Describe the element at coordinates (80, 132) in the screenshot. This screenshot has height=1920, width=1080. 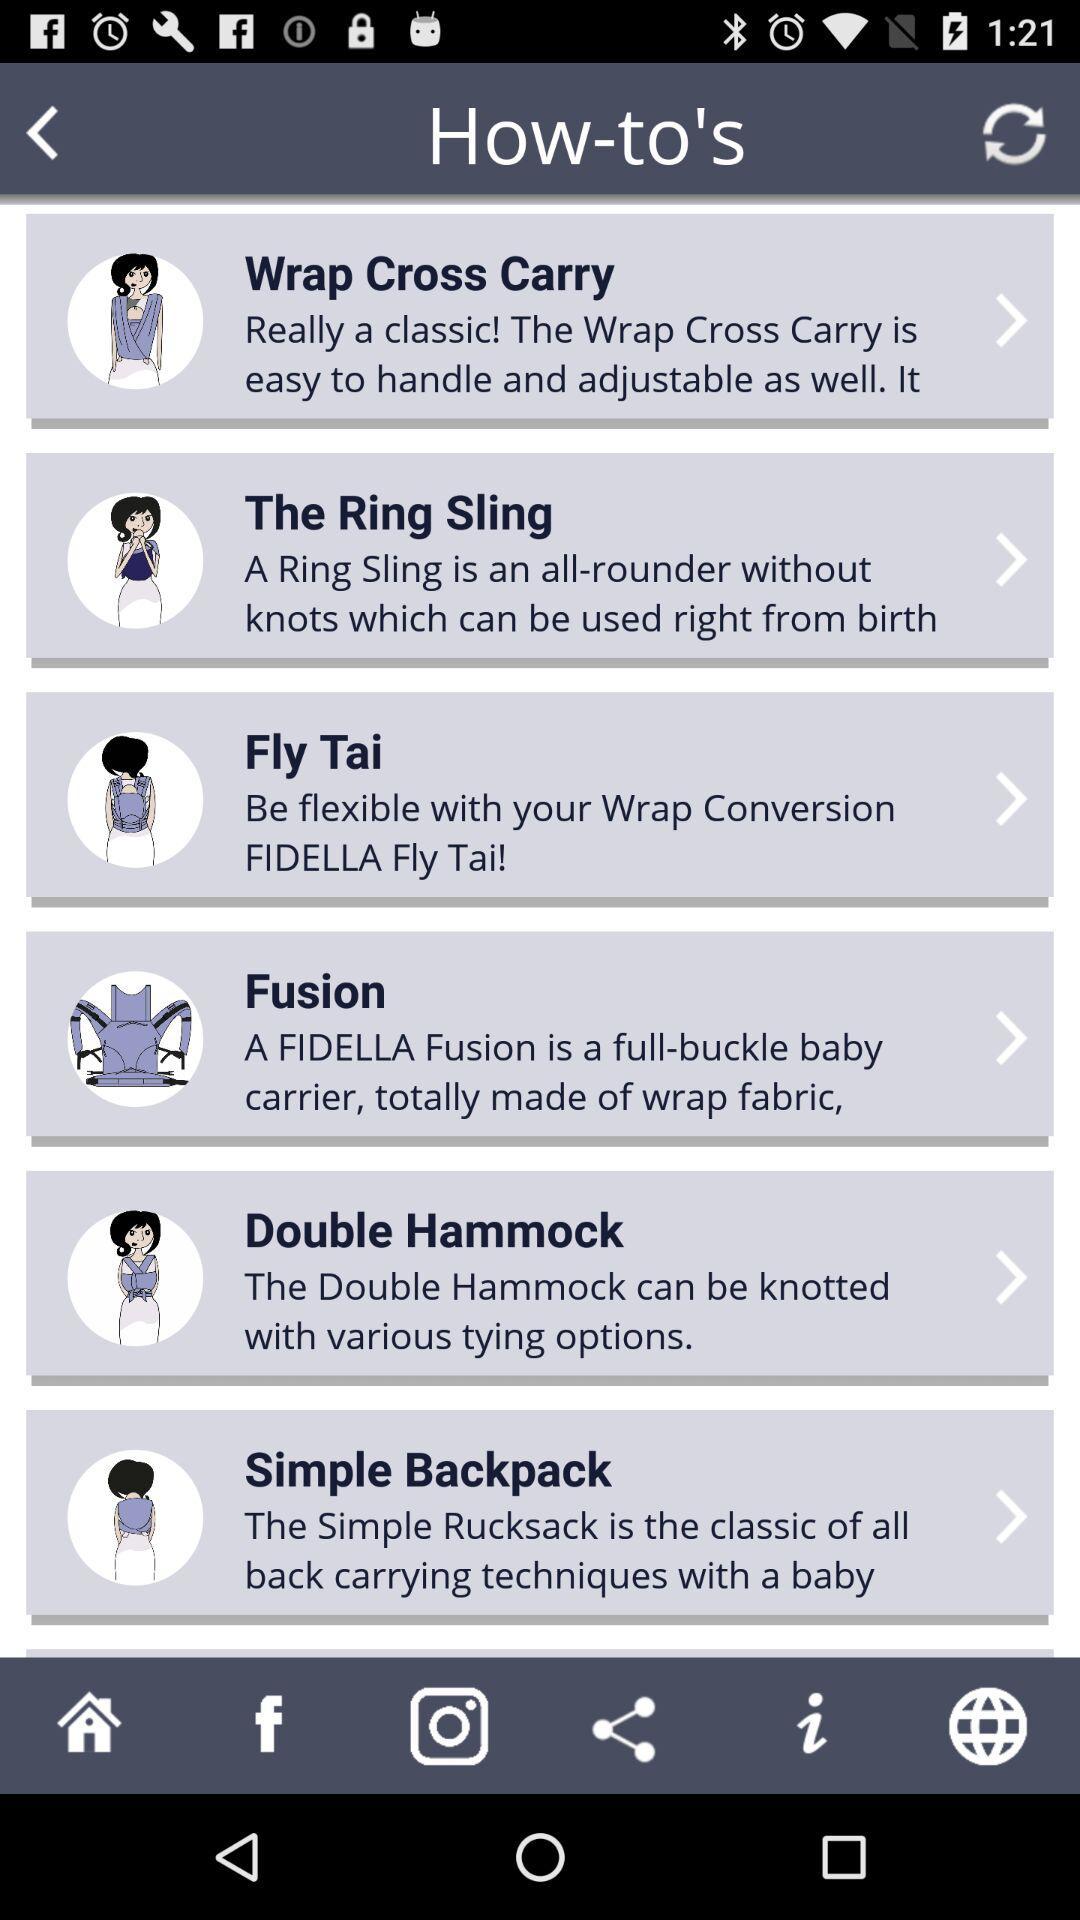
I see `app next to how-to's` at that location.